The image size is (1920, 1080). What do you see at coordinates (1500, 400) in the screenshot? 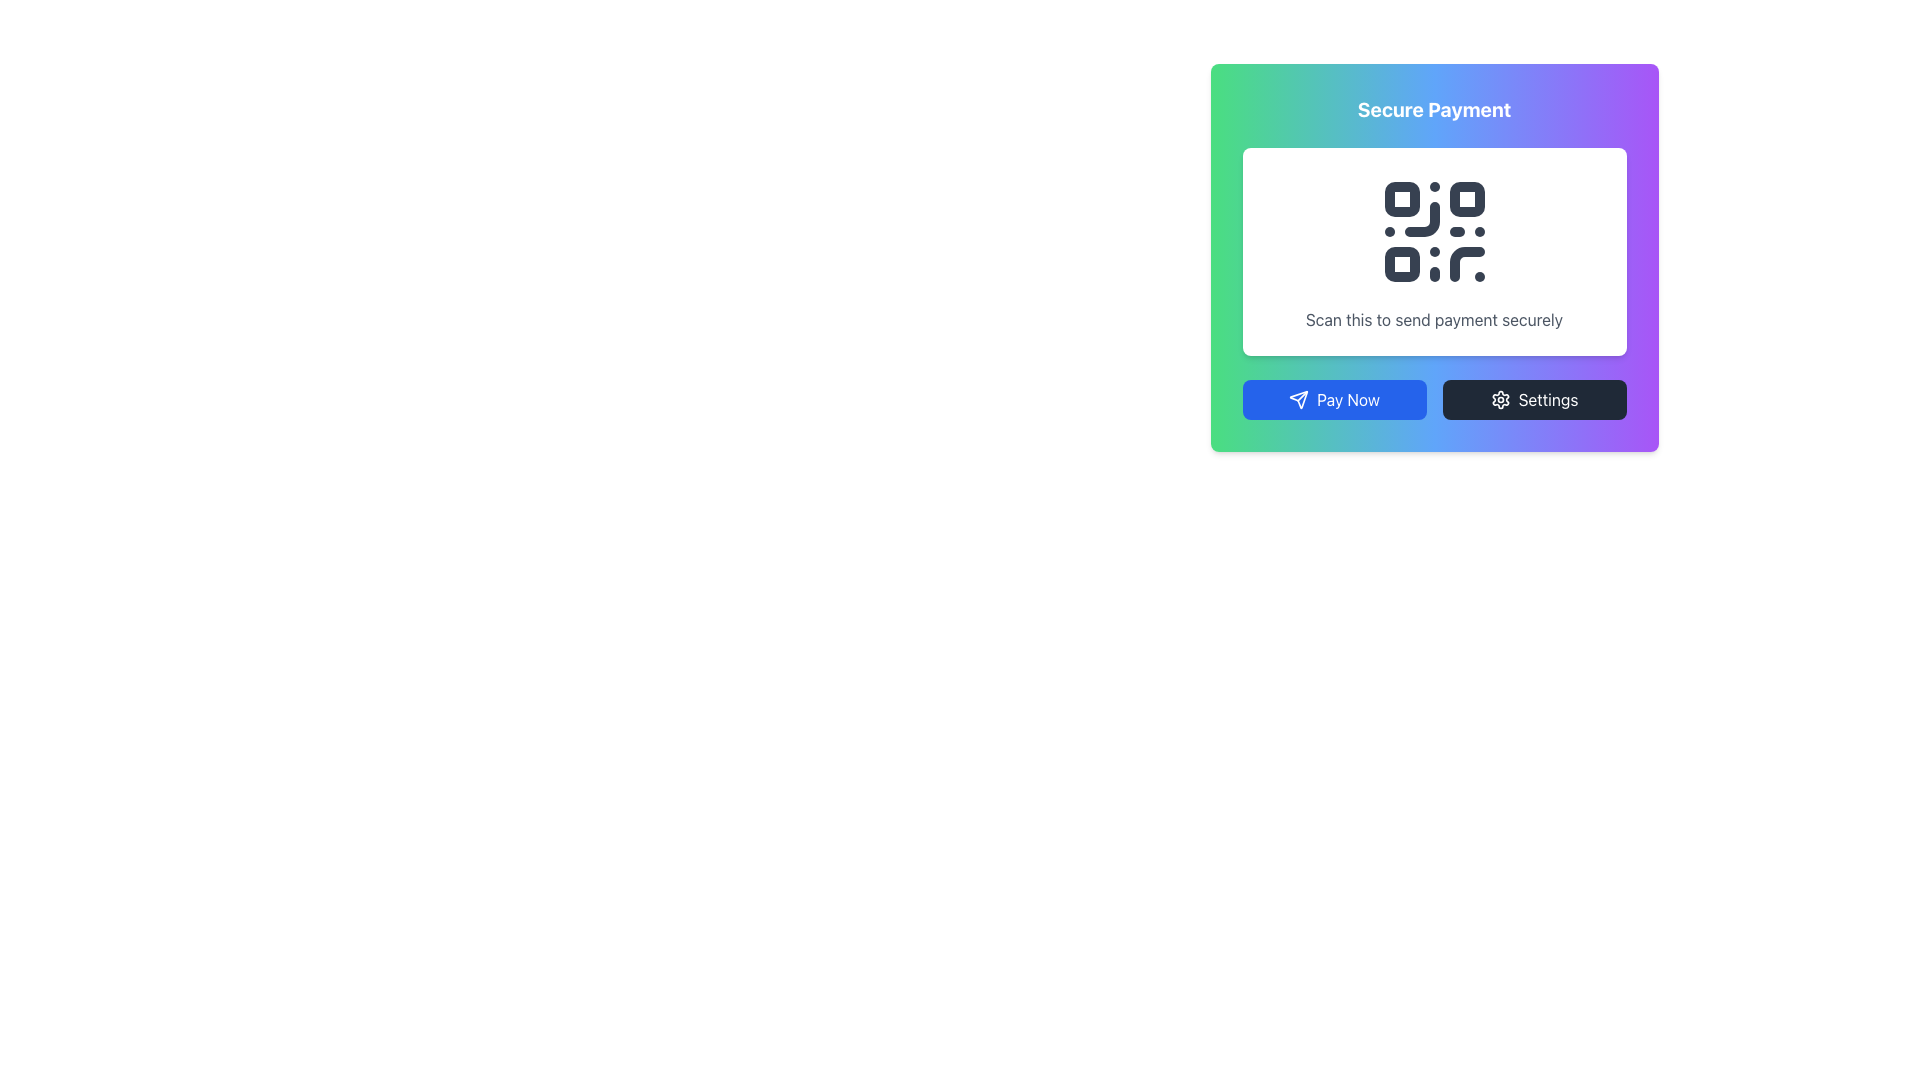
I see `the cogwheel icon representing settings, located near the bottom-right corner of the interface` at bounding box center [1500, 400].